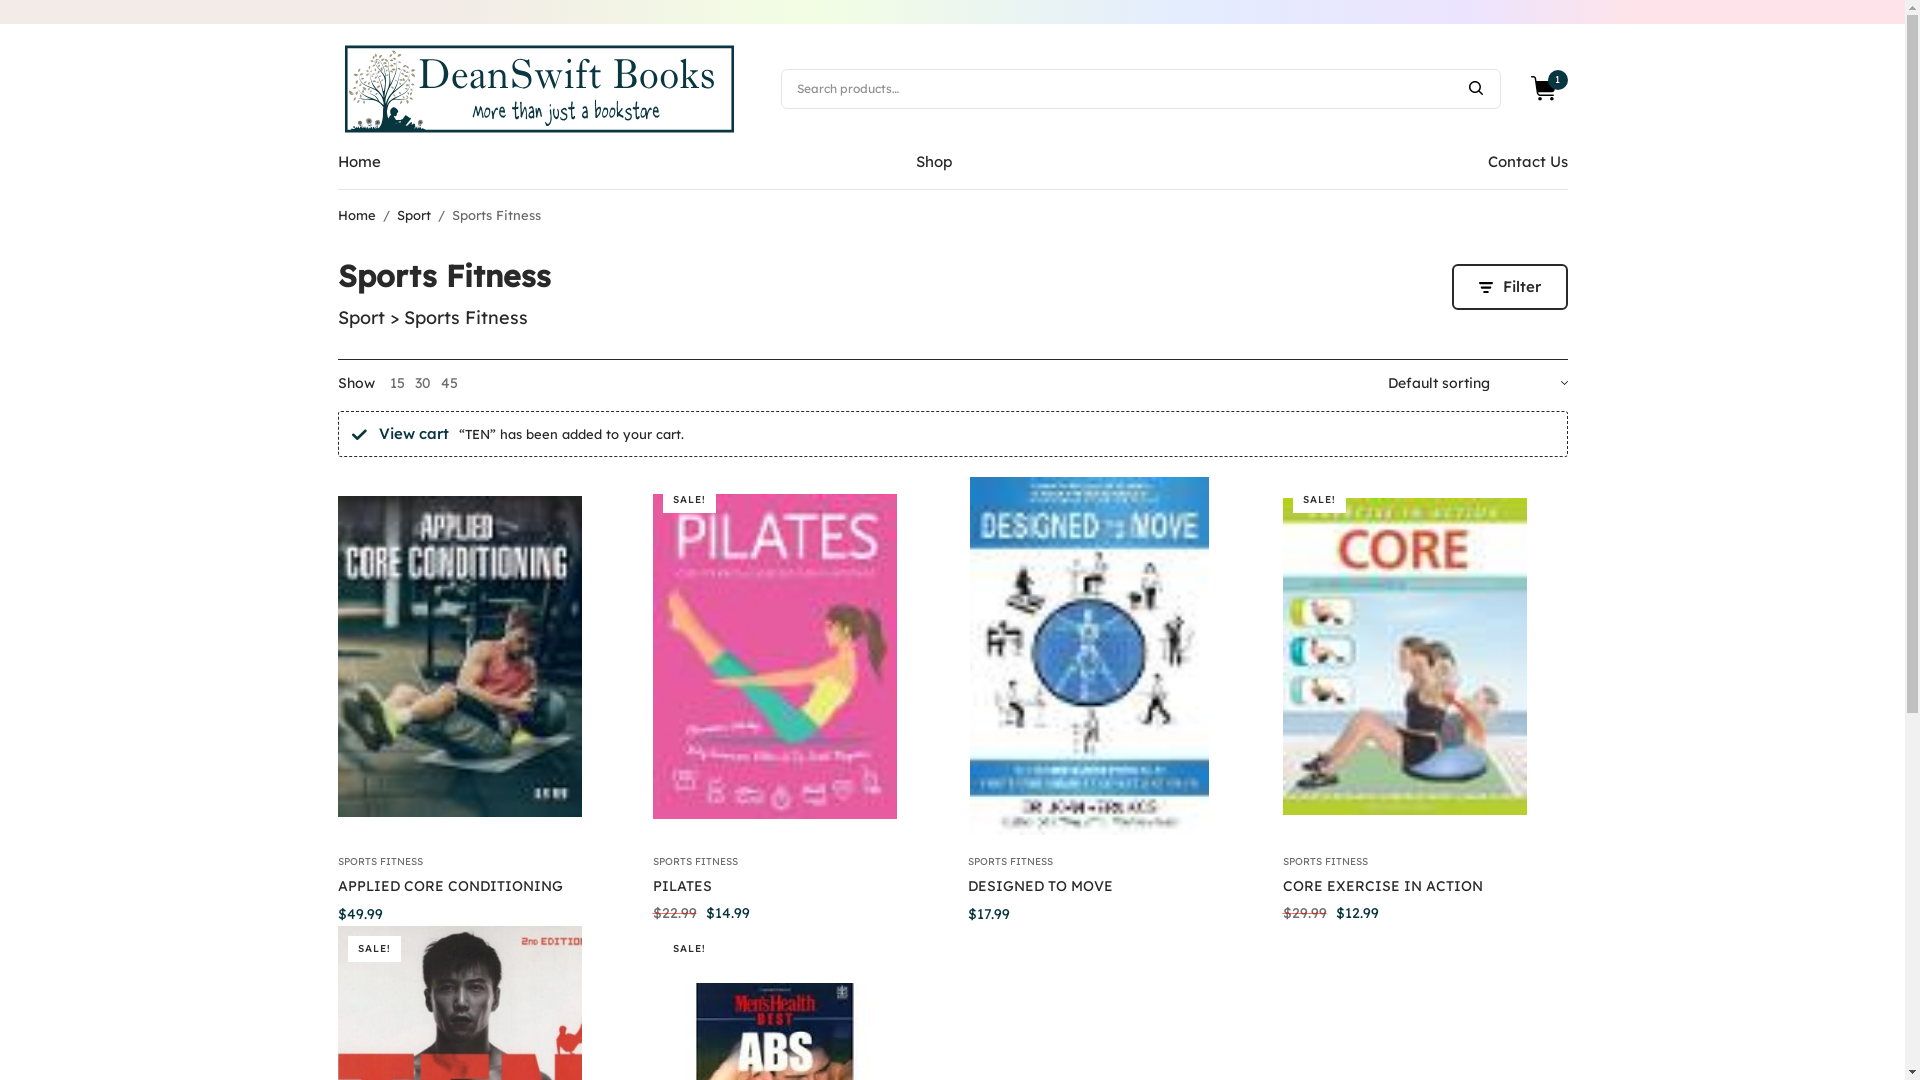  I want to click on 'DESIGNED TO MOVE', so click(1040, 885).